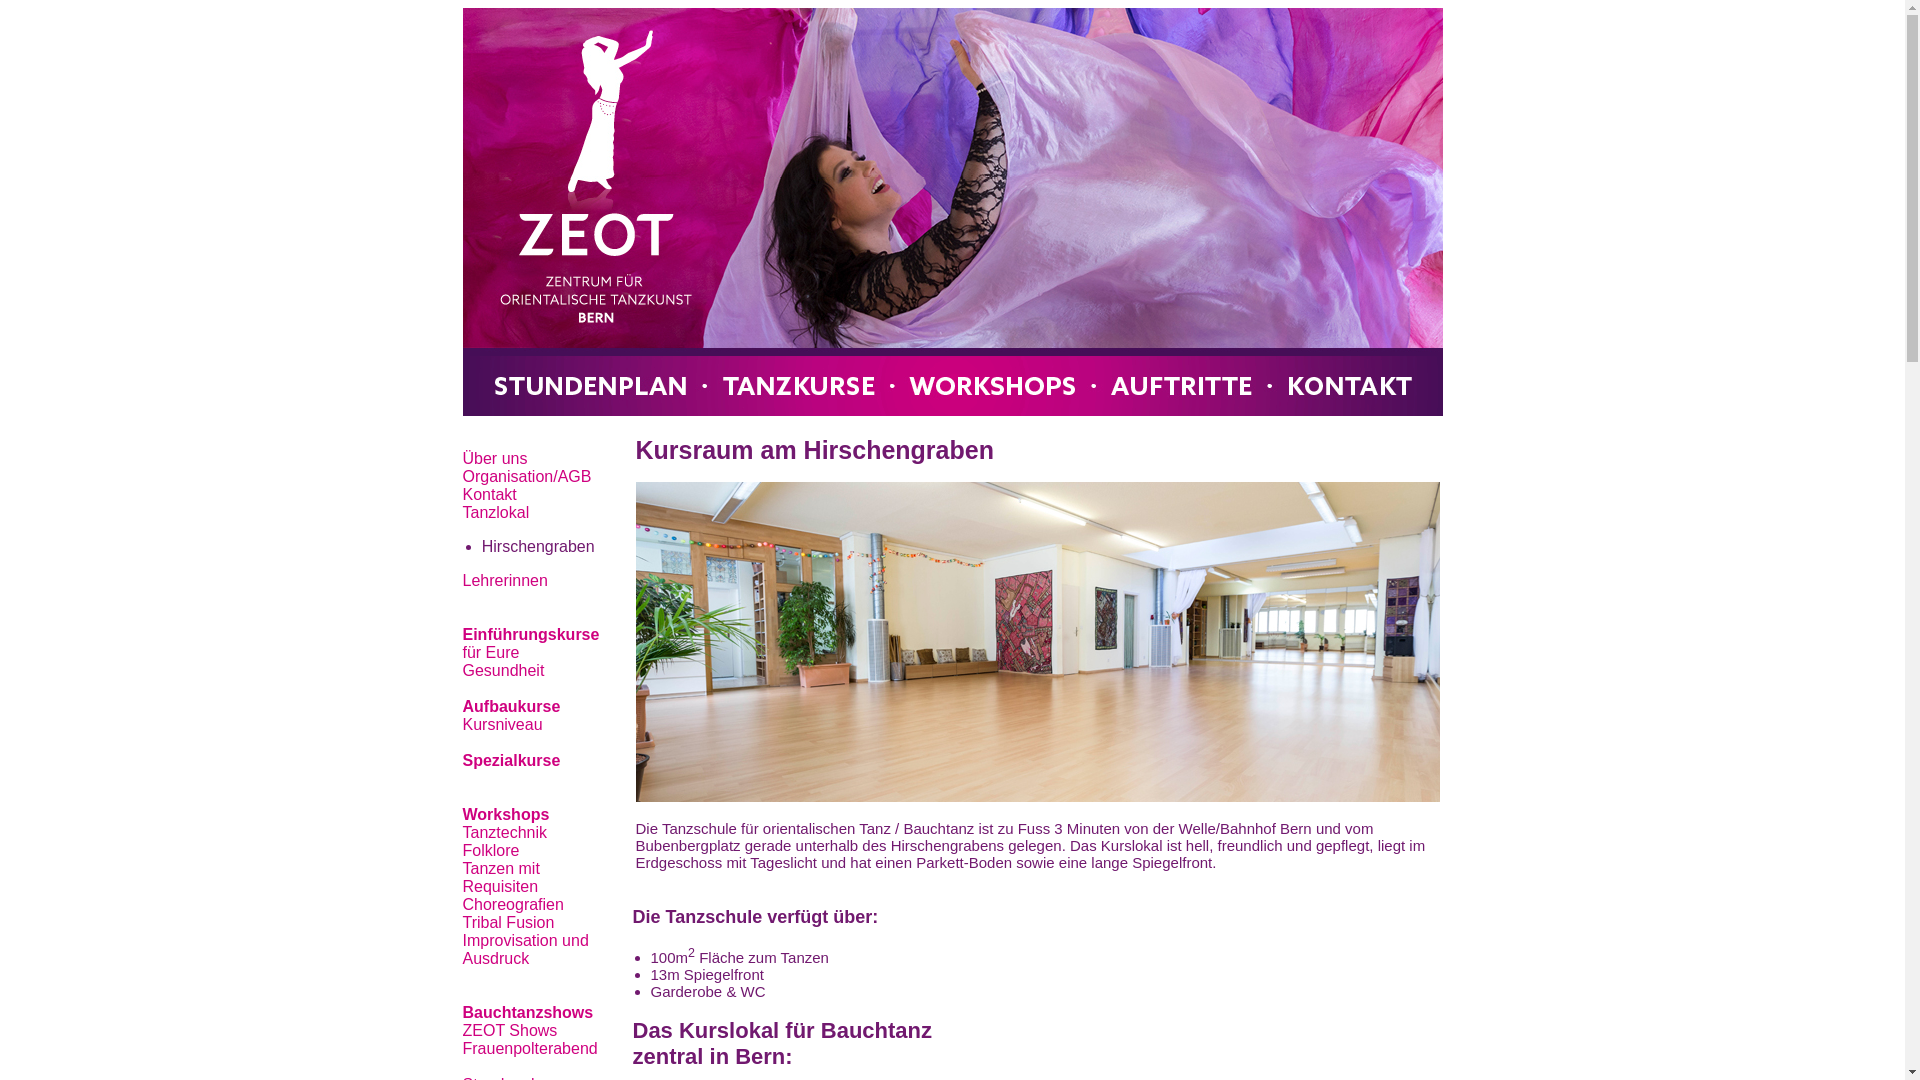  What do you see at coordinates (460, 724) in the screenshot?
I see `'Kursniveau'` at bounding box center [460, 724].